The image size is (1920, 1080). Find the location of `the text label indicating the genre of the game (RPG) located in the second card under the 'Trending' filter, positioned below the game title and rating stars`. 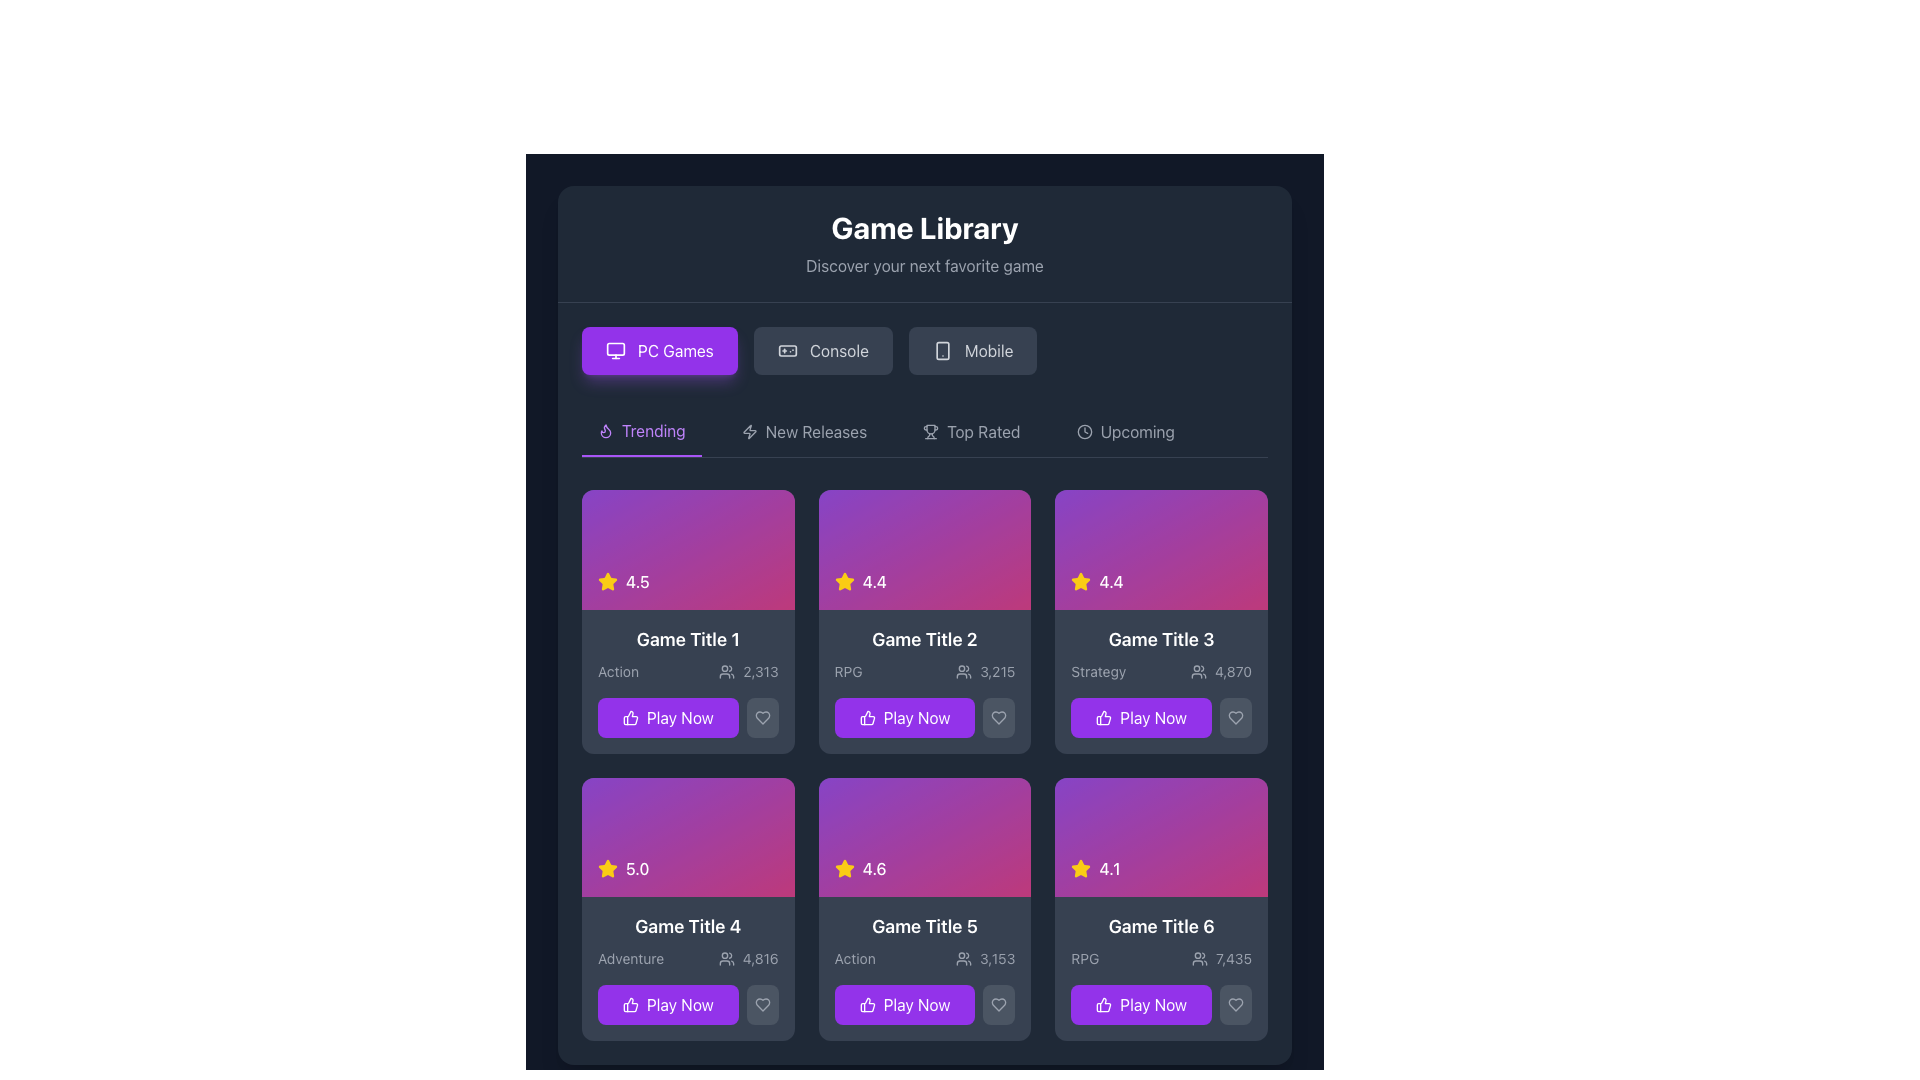

the text label indicating the genre of the game (RPG) located in the second card under the 'Trending' filter, positioned below the game title and rating stars is located at coordinates (848, 671).